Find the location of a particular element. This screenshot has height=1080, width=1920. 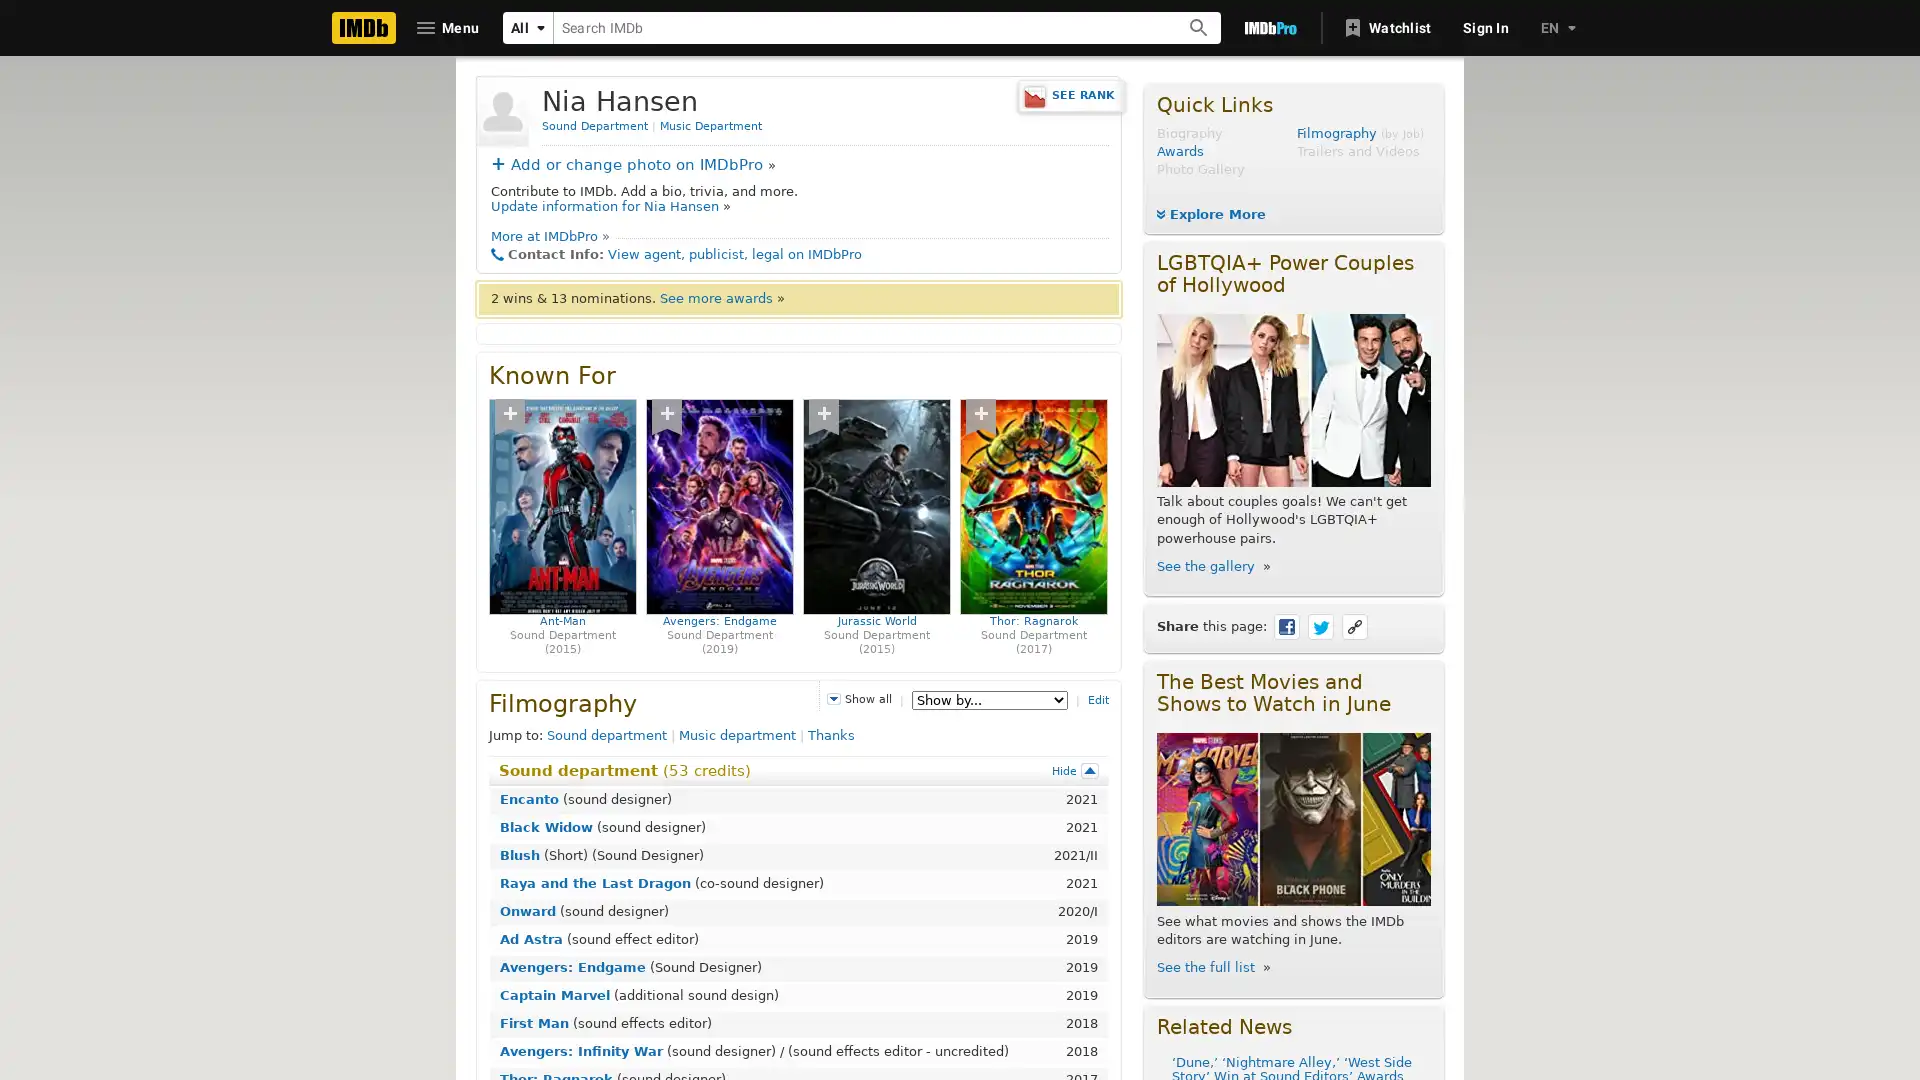

All is located at coordinates (528, 27).